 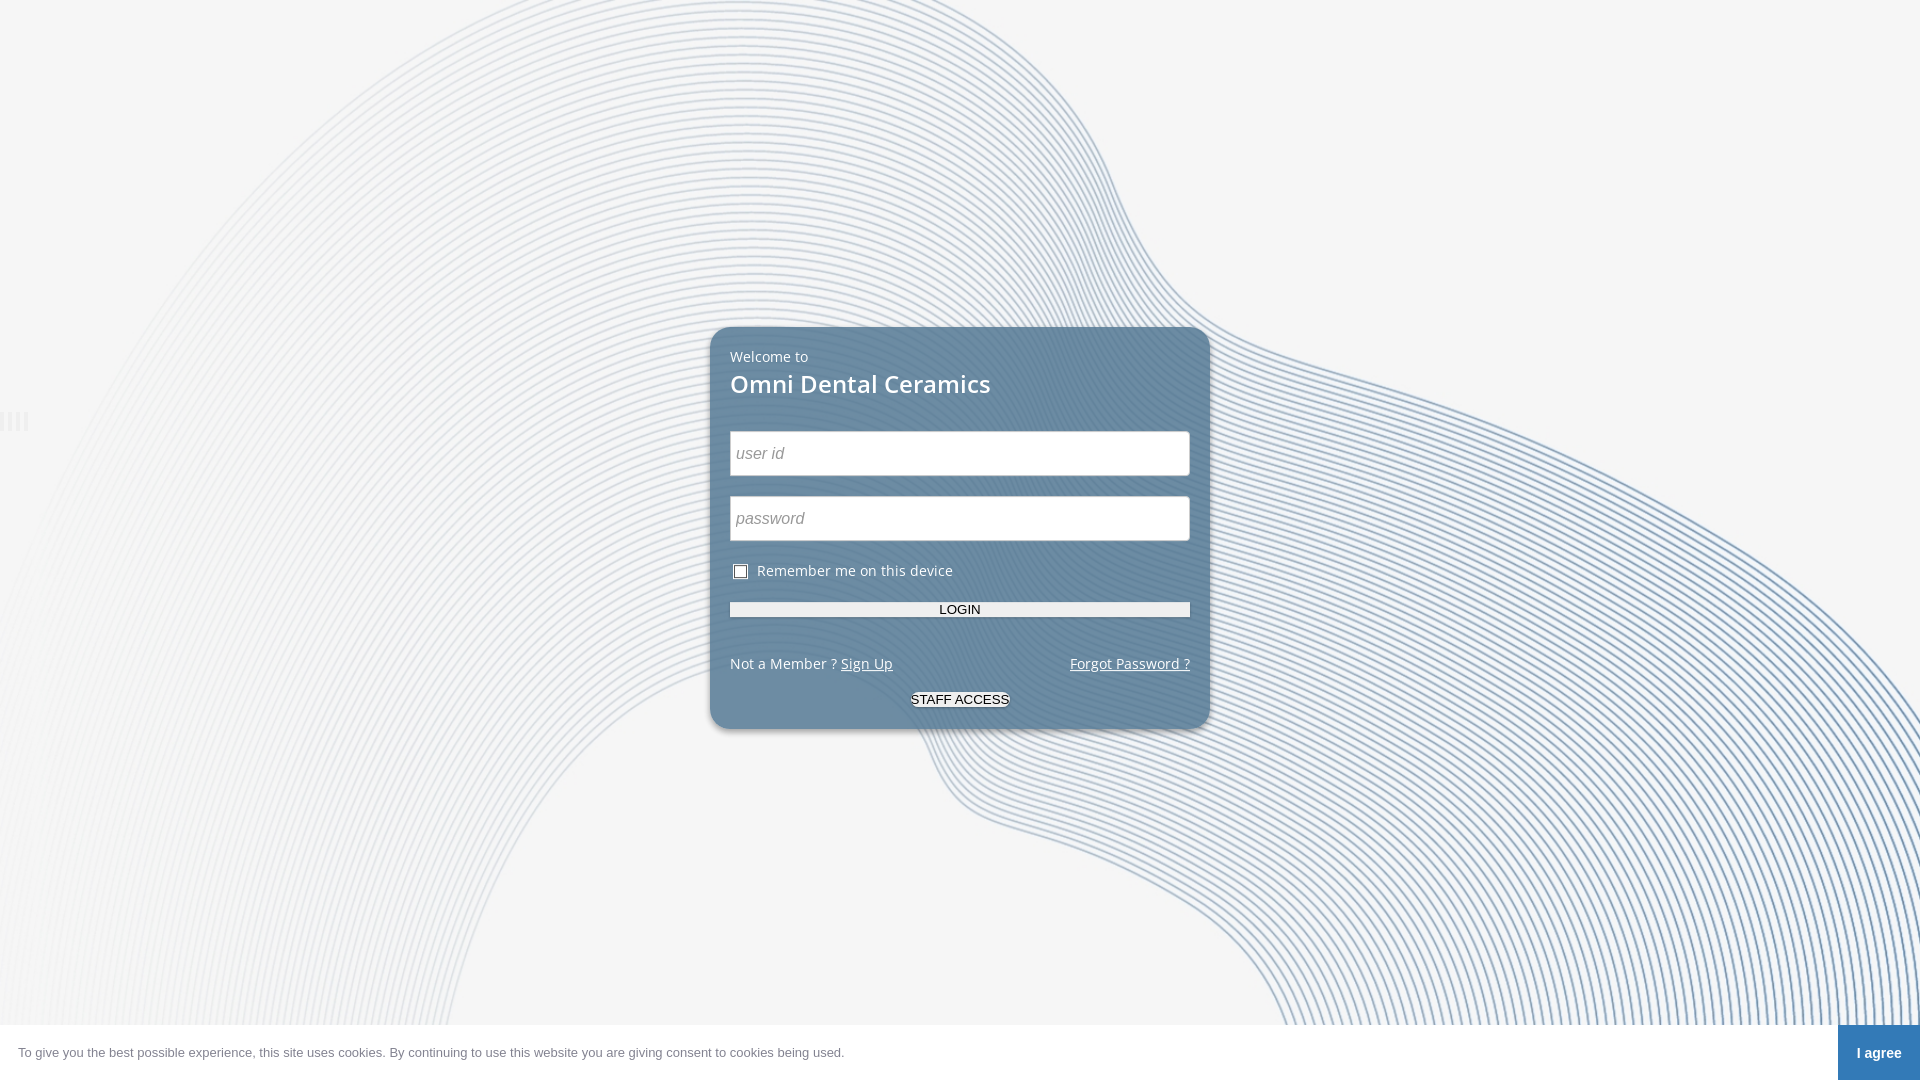 What do you see at coordinates (960, 608) in the screenshot?
I see `'Login'` at bounding box center [960, 608].